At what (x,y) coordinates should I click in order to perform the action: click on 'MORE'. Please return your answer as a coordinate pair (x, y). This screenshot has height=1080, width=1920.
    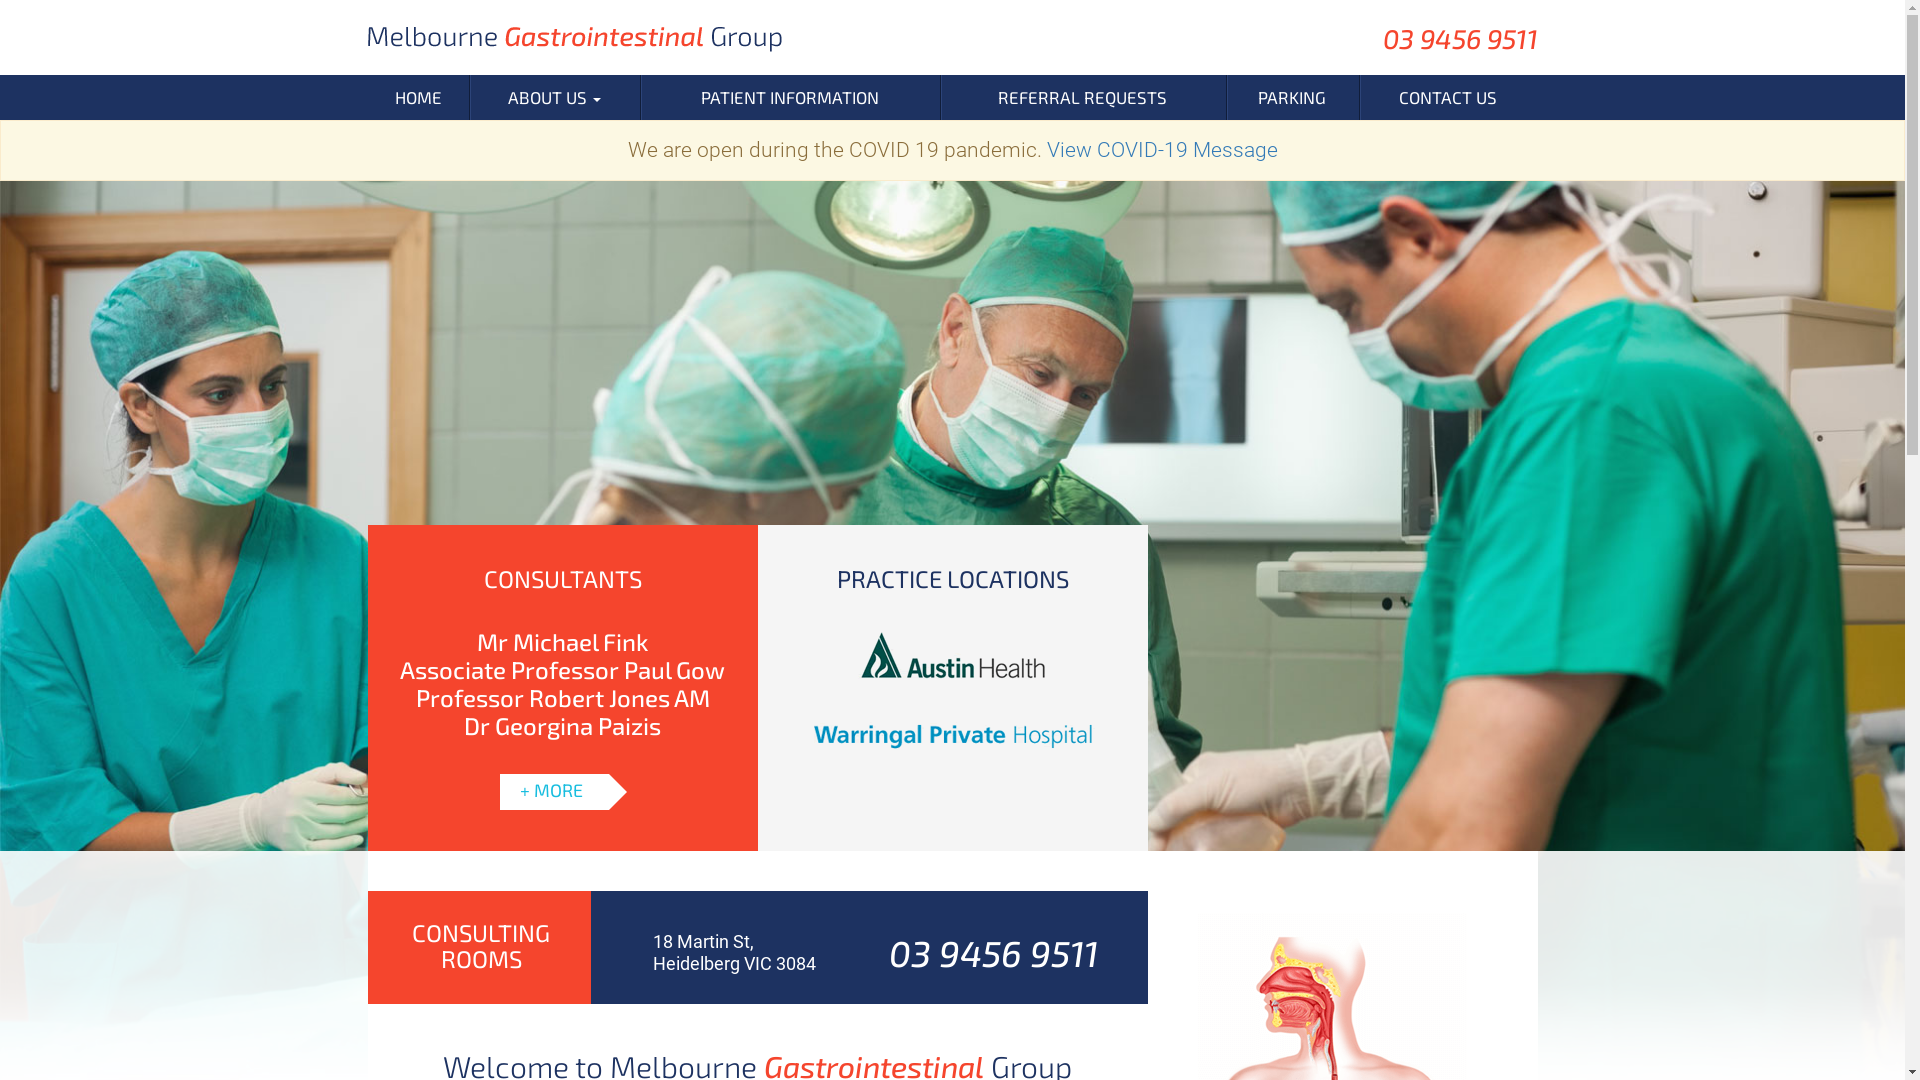
    Looking at the image, I should click on (561, 782).